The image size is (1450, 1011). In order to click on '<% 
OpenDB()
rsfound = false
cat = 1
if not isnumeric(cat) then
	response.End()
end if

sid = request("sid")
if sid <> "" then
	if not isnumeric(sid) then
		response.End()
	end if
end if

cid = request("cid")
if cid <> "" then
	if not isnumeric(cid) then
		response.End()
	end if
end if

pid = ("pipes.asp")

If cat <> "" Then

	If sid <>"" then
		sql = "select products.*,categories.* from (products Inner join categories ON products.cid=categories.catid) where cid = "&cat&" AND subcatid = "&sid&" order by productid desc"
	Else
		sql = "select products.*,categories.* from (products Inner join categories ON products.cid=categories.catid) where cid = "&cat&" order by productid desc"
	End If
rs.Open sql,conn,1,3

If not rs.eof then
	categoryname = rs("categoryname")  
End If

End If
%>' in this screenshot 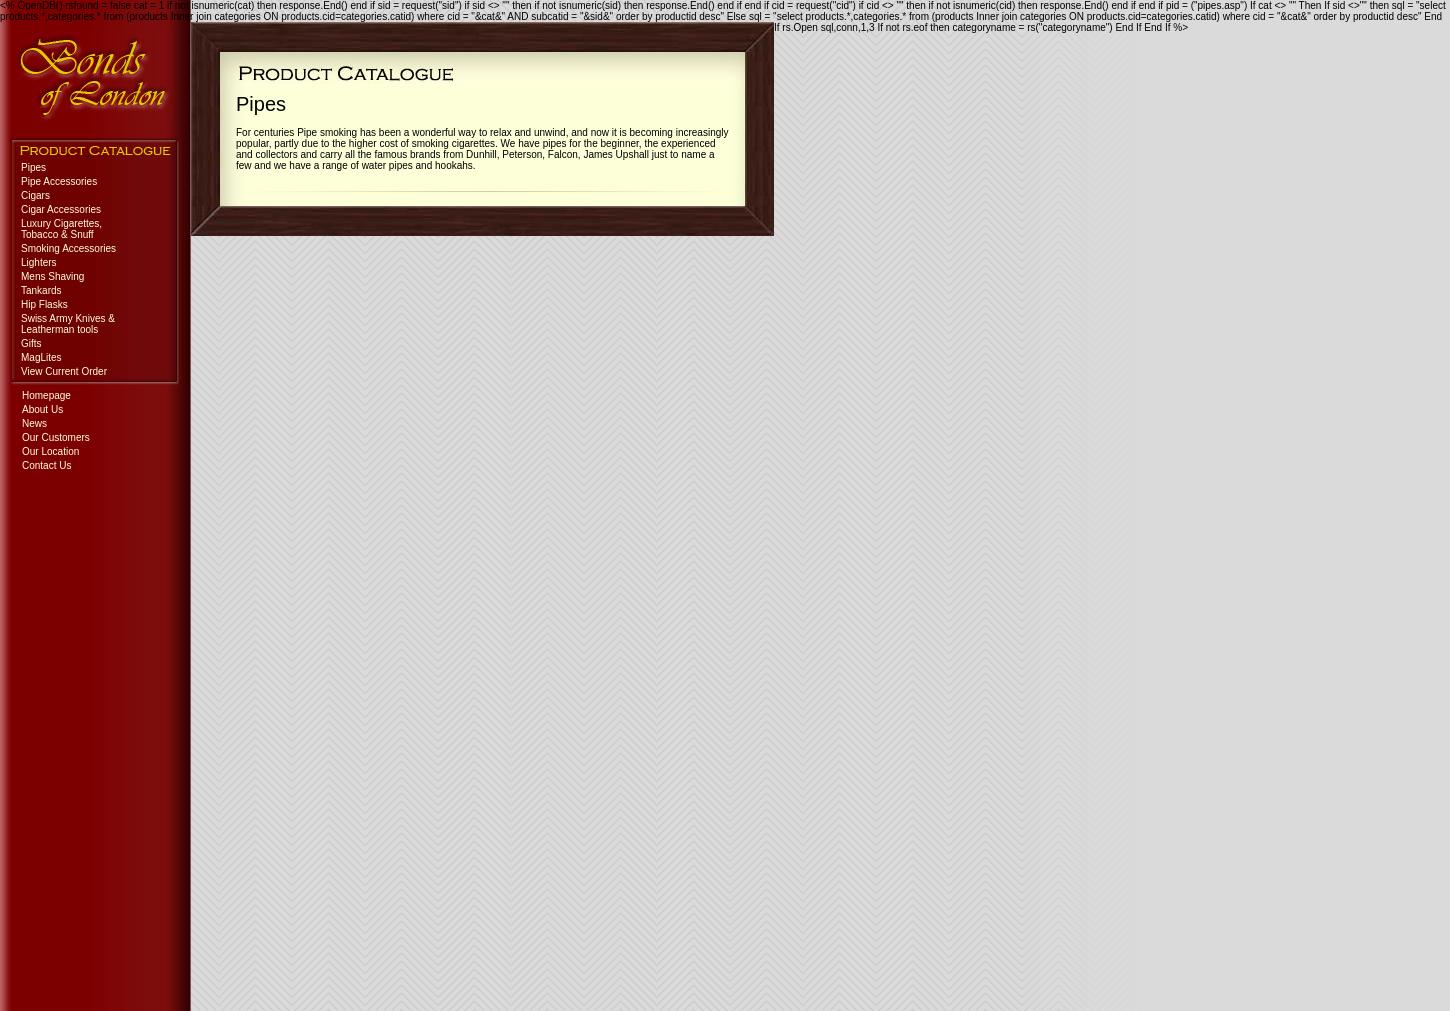, I will do `click(721, 15)`.